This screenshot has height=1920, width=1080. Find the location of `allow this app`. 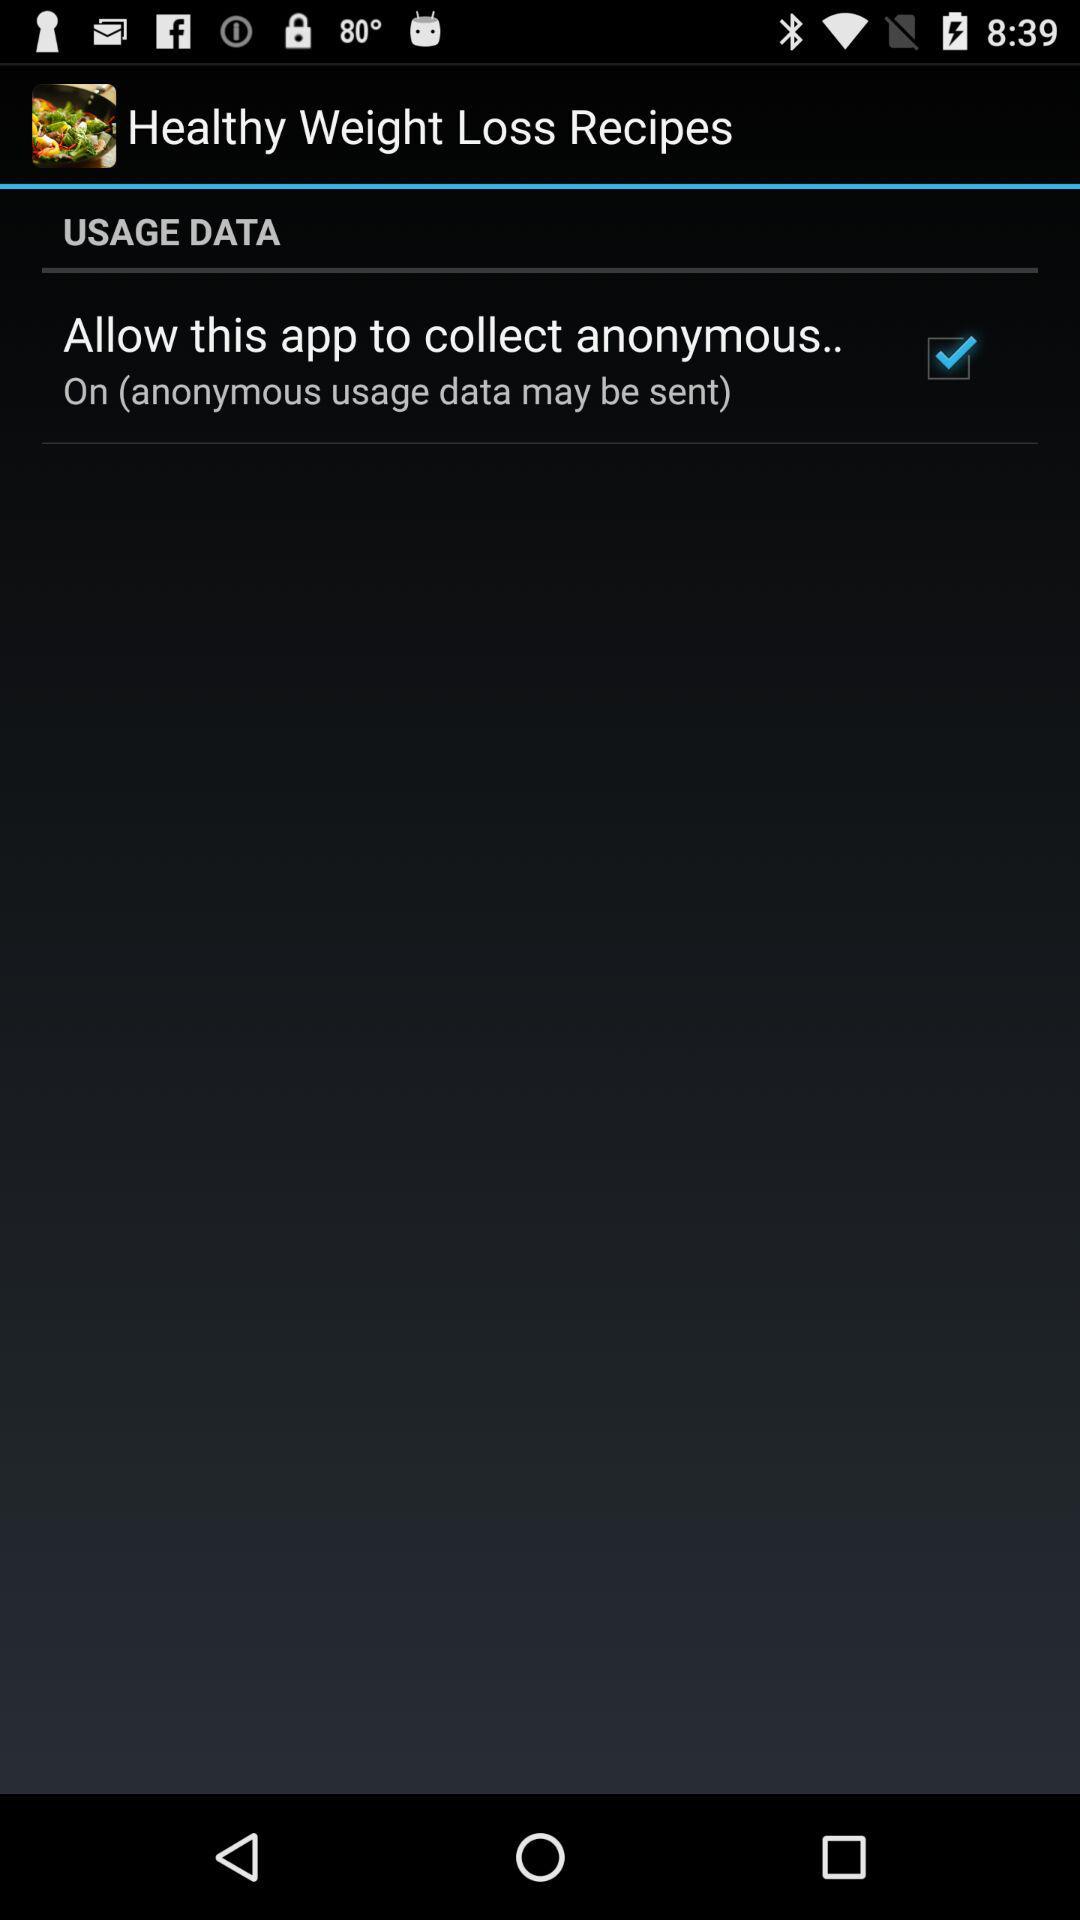

allow this app is located at coordinates (463, 333).